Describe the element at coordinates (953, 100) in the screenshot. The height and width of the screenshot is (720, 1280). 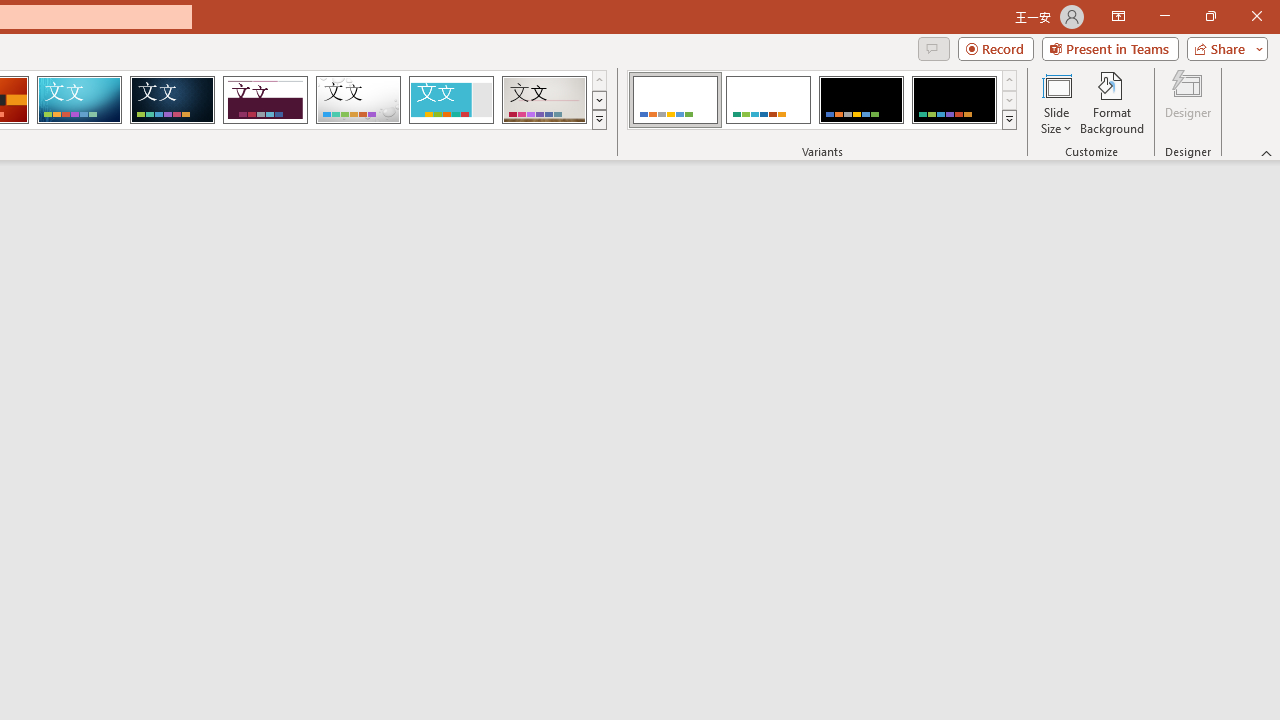
I see `'Office Theme Variant 4'` at that location.